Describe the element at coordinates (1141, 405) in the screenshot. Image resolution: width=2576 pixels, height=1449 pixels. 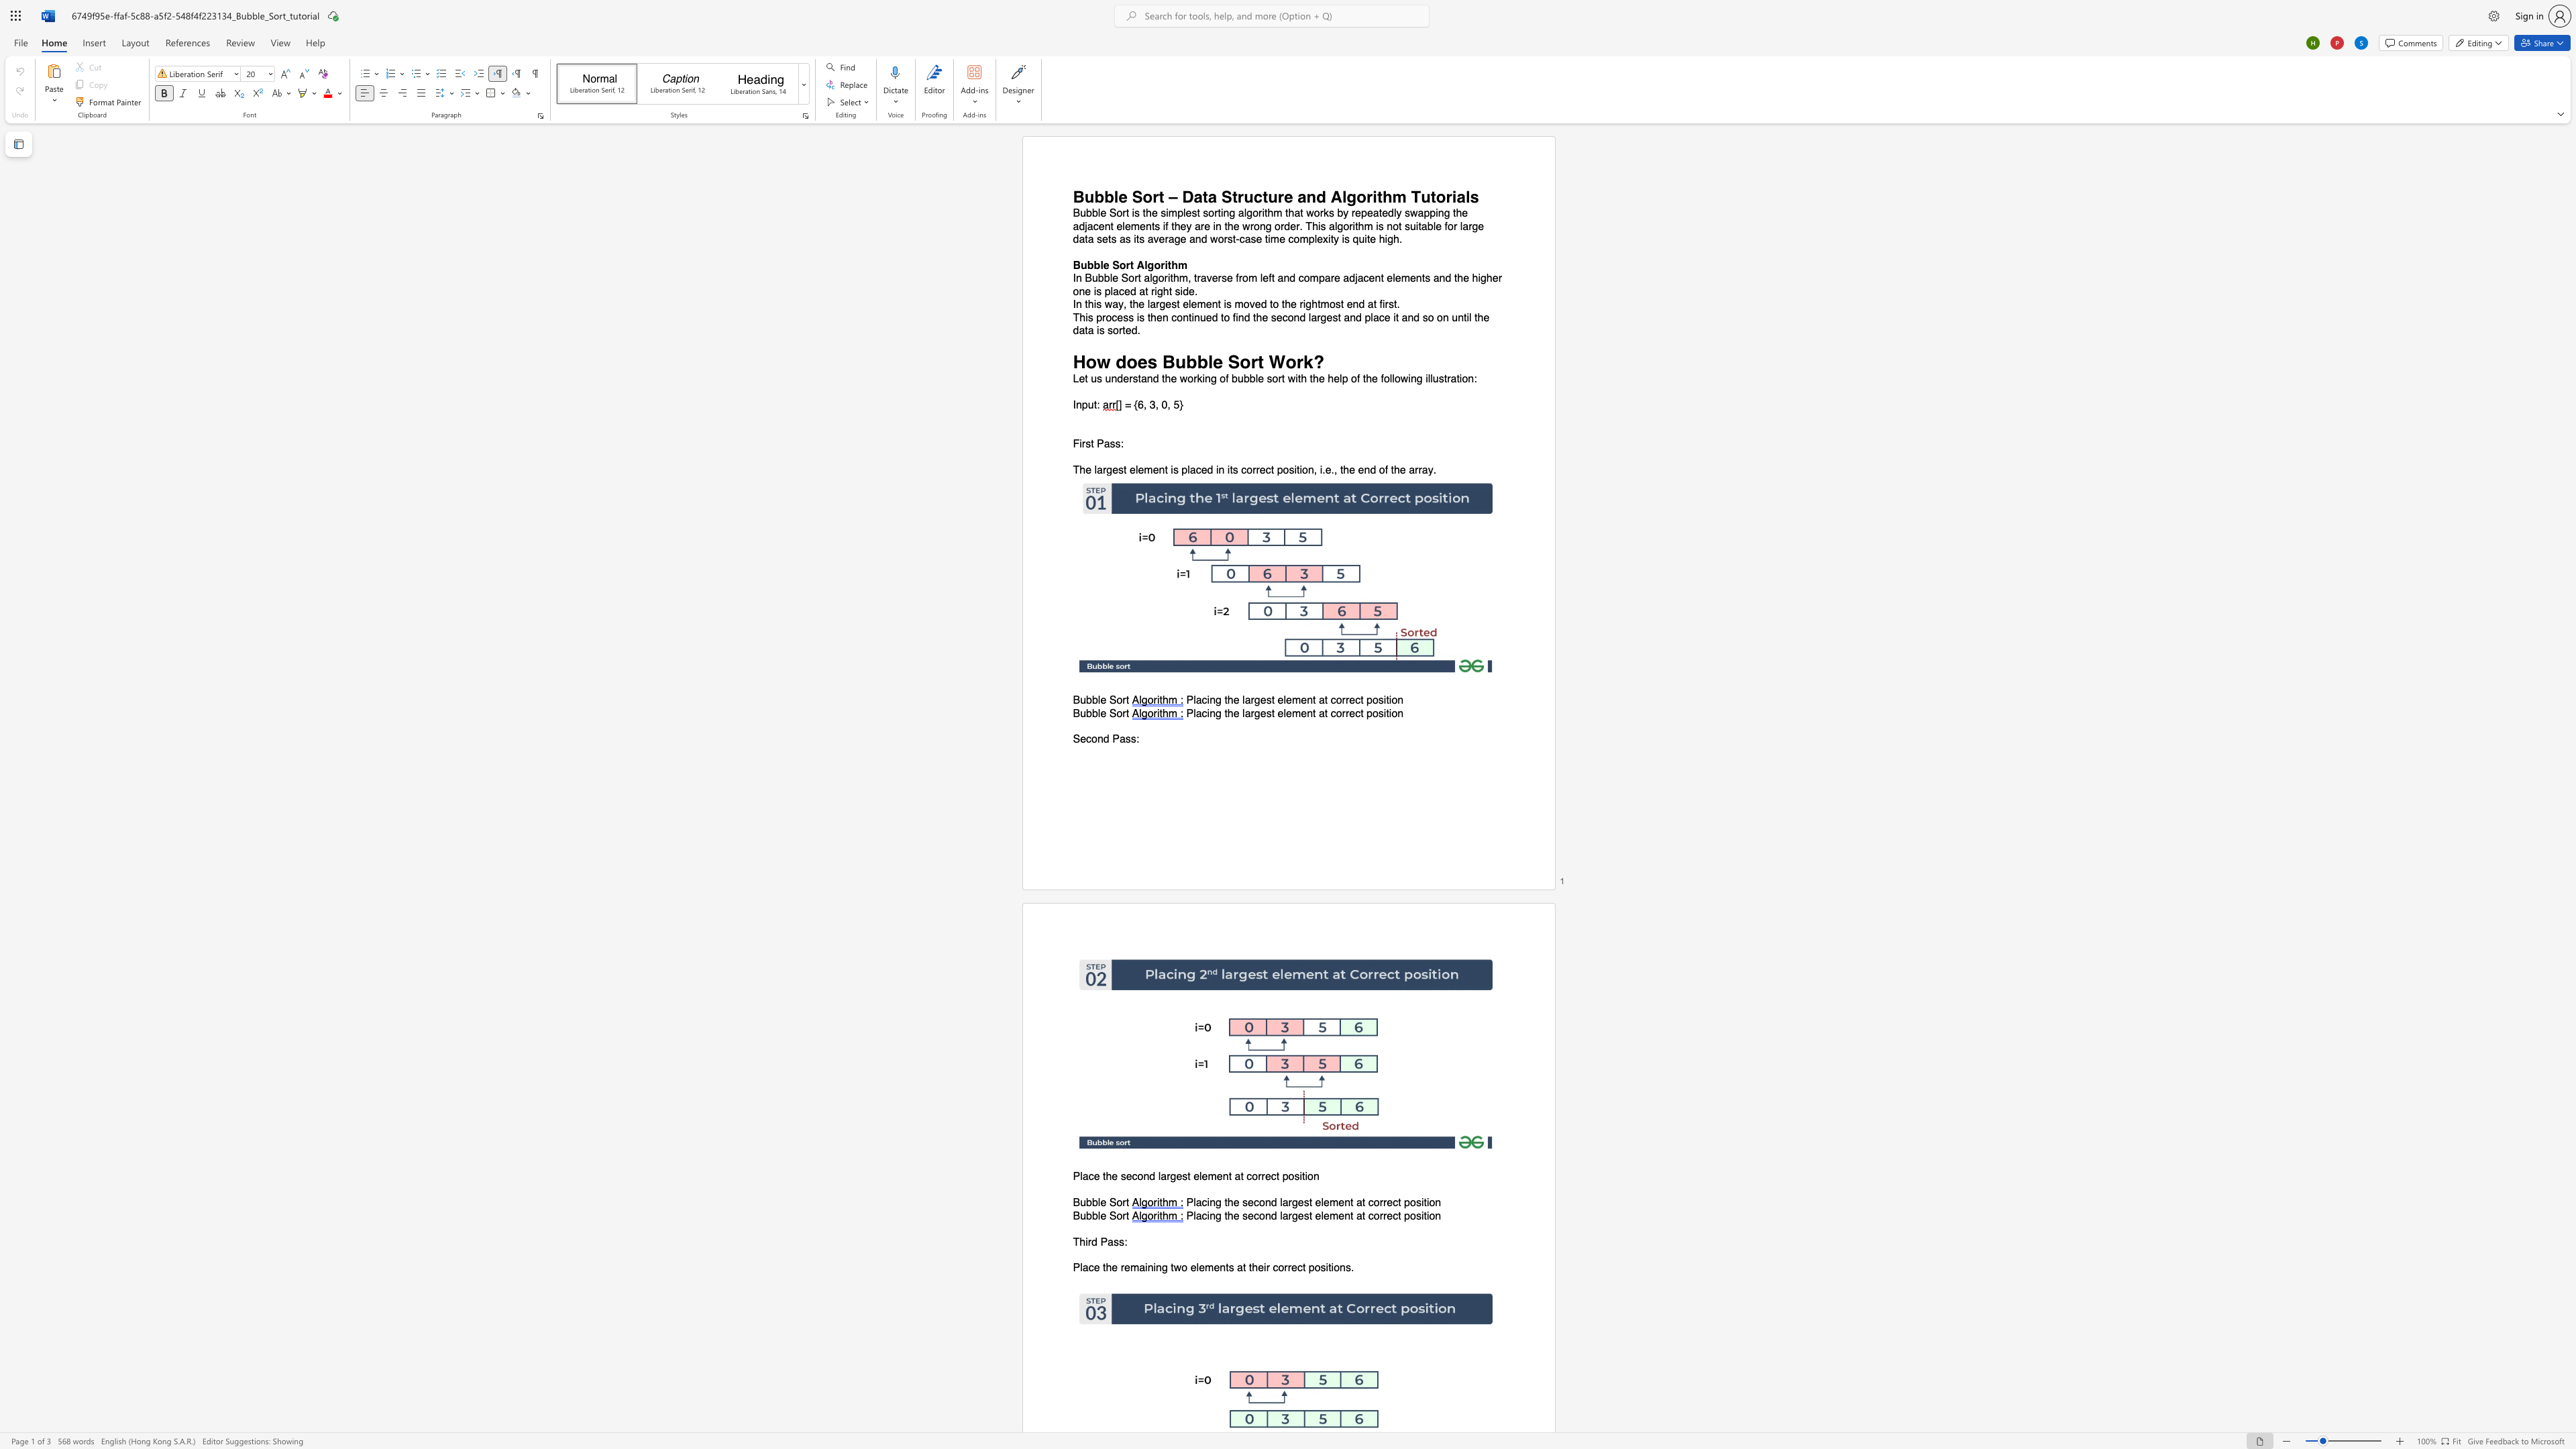
I see `the space between the continuous character "6" and "," in the text` at that location.